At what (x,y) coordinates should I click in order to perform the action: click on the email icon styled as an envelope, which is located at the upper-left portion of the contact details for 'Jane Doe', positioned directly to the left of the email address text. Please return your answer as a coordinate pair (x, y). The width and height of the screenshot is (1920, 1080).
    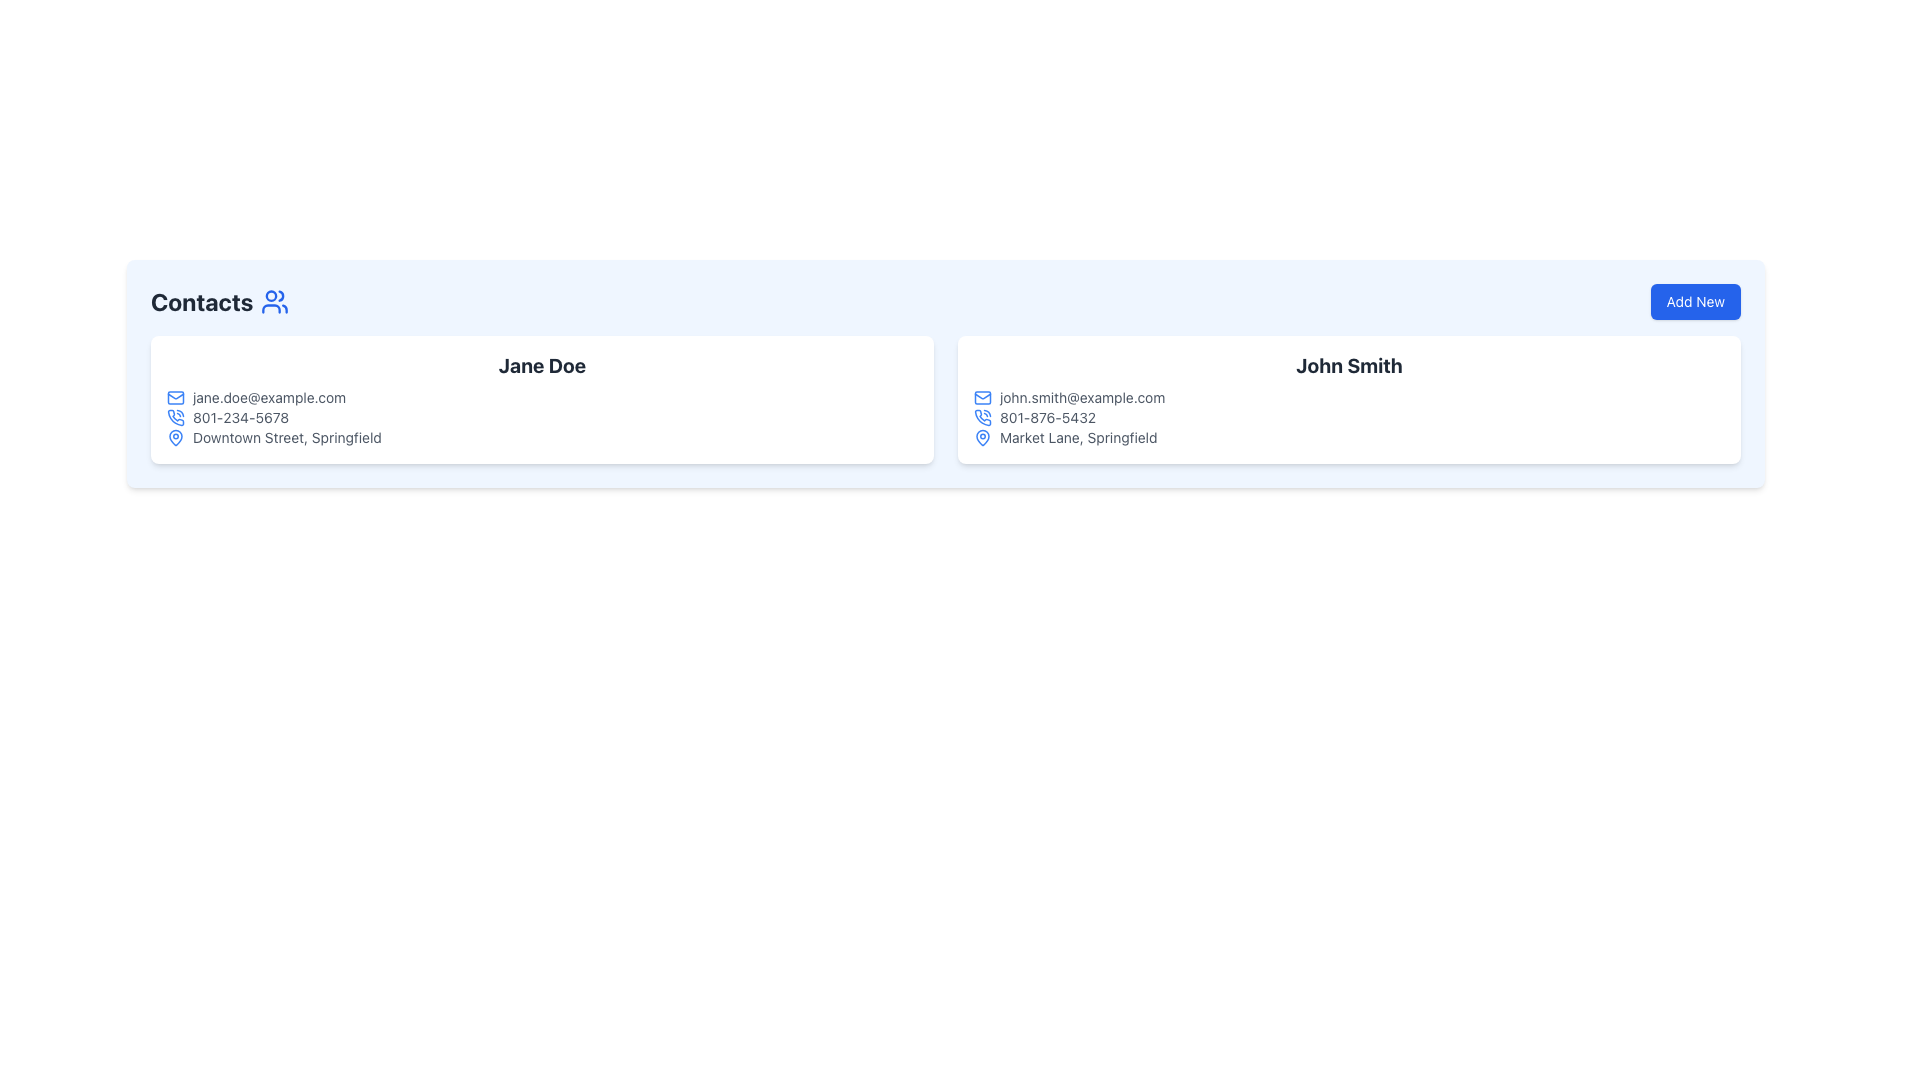
    Looking at the image, I should click on (176, 397).